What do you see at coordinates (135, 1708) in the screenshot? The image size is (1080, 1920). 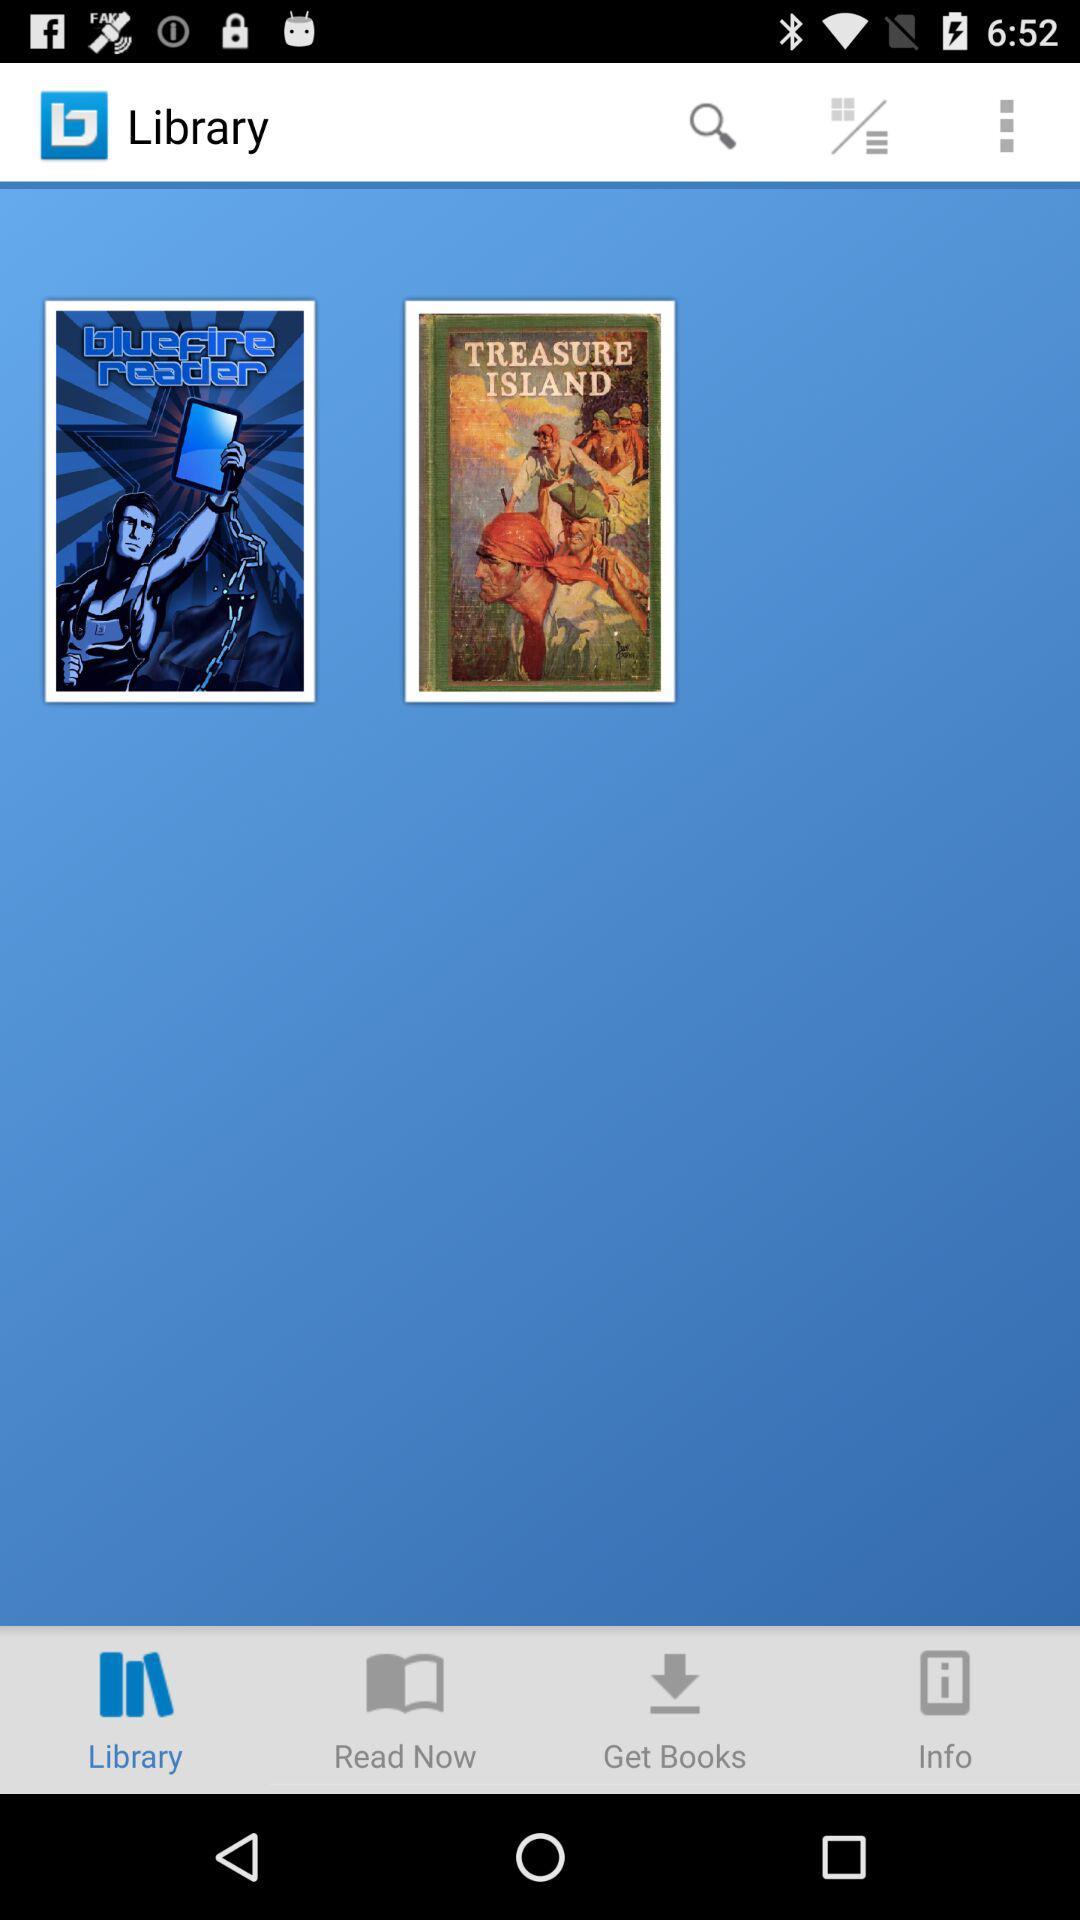 I see `open library` at bounding box center [135, 1708].